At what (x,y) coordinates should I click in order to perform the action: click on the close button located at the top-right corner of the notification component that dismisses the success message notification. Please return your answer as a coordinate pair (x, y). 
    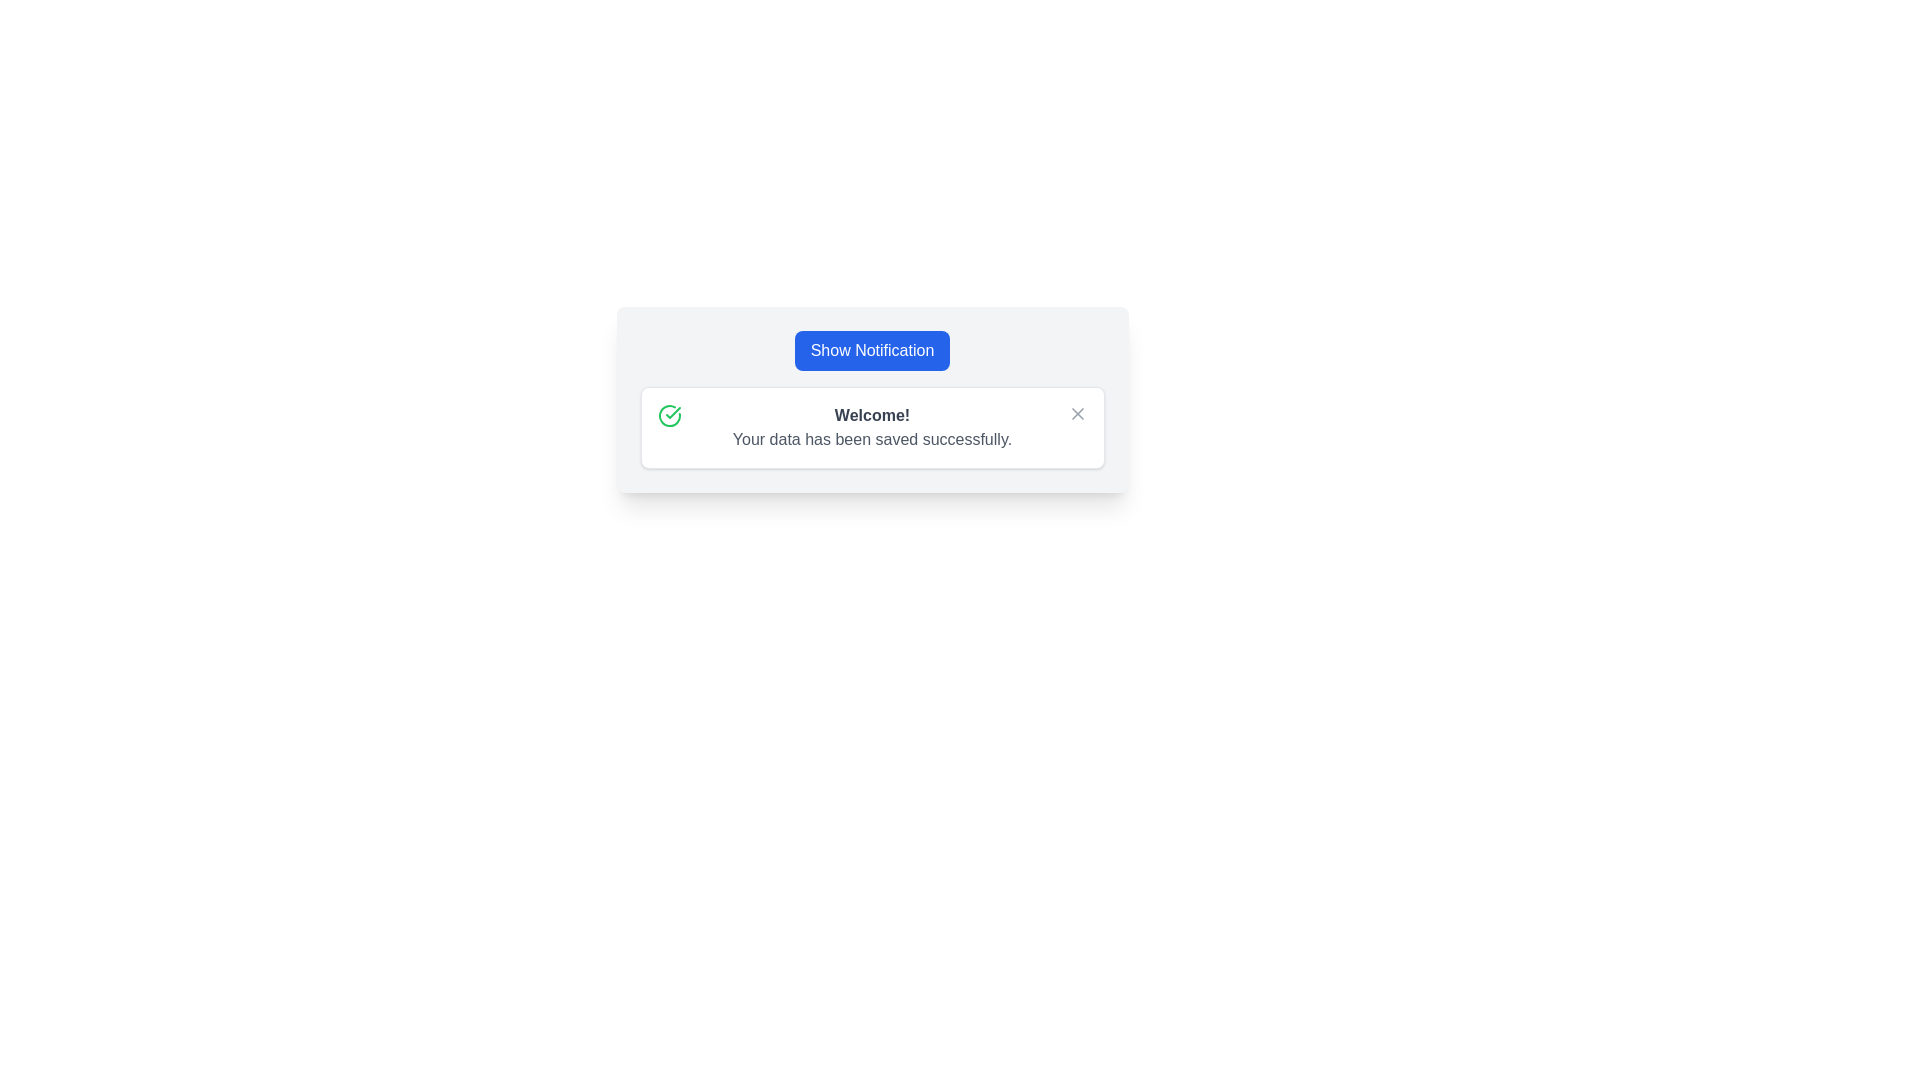
    Looking at the image, I should click on (1076, 412).